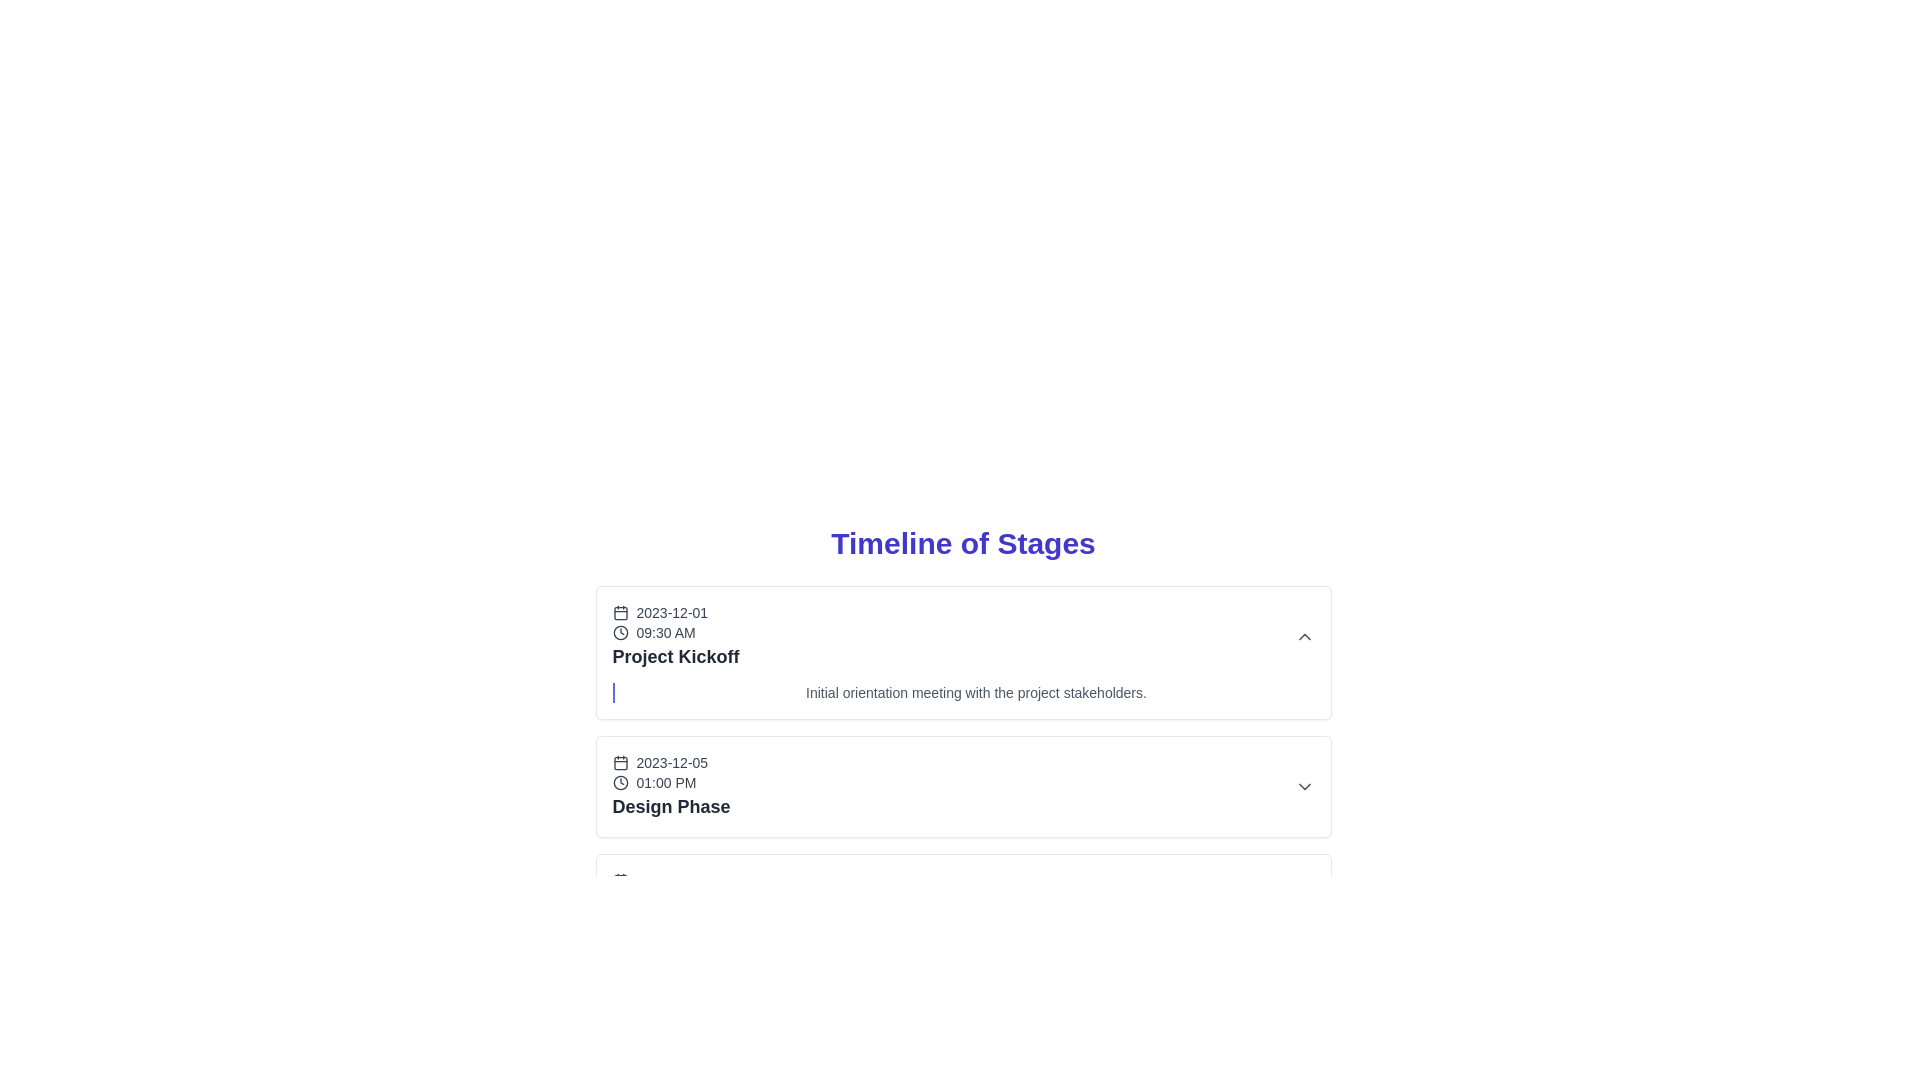 This screenshot has width=1920, height=1080. Describe the element at coordinates (619, 632) in the screenshot. I see `the SVG Circle element that forms the outer border of the clock icon, located near the time information '01:00 PM' in the 'Design Phase' card` at that location.